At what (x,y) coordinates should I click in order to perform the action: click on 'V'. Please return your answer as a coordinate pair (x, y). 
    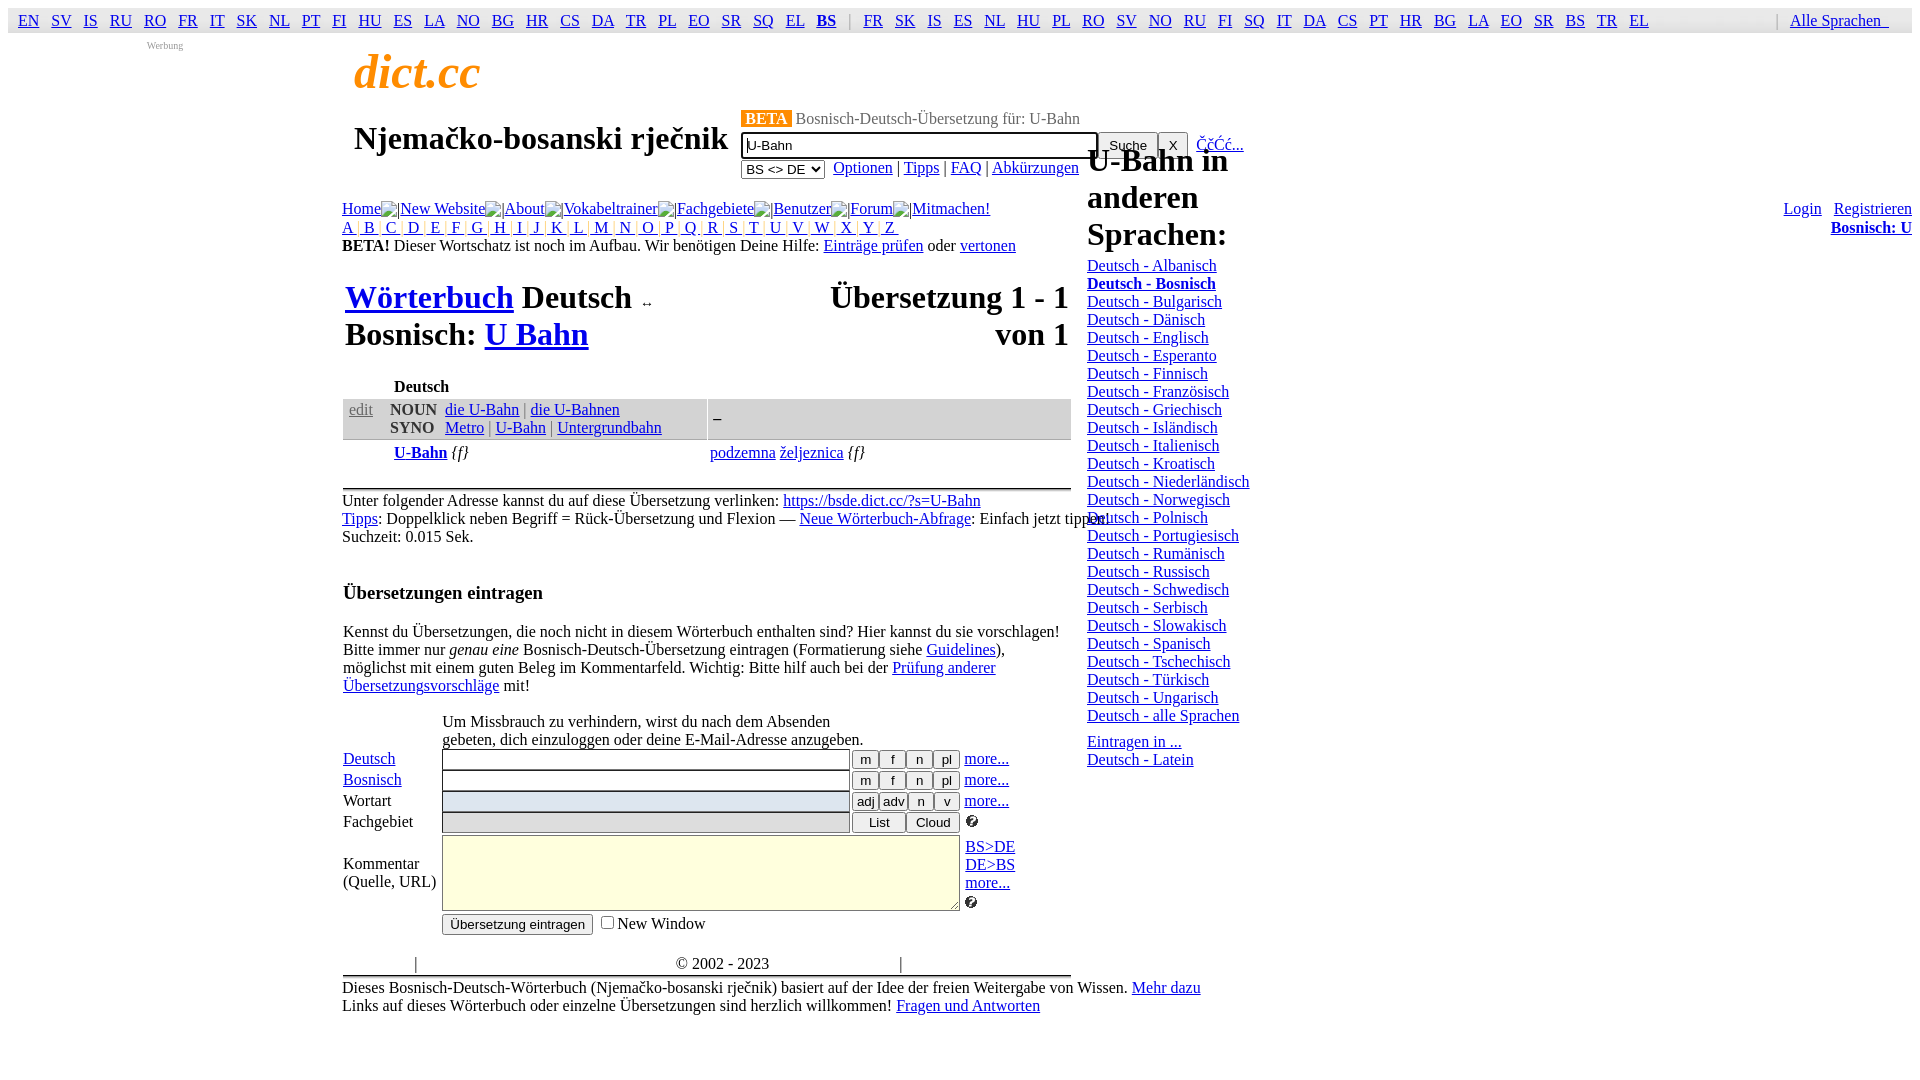
    Looking at the image, I should click on (797, 226).